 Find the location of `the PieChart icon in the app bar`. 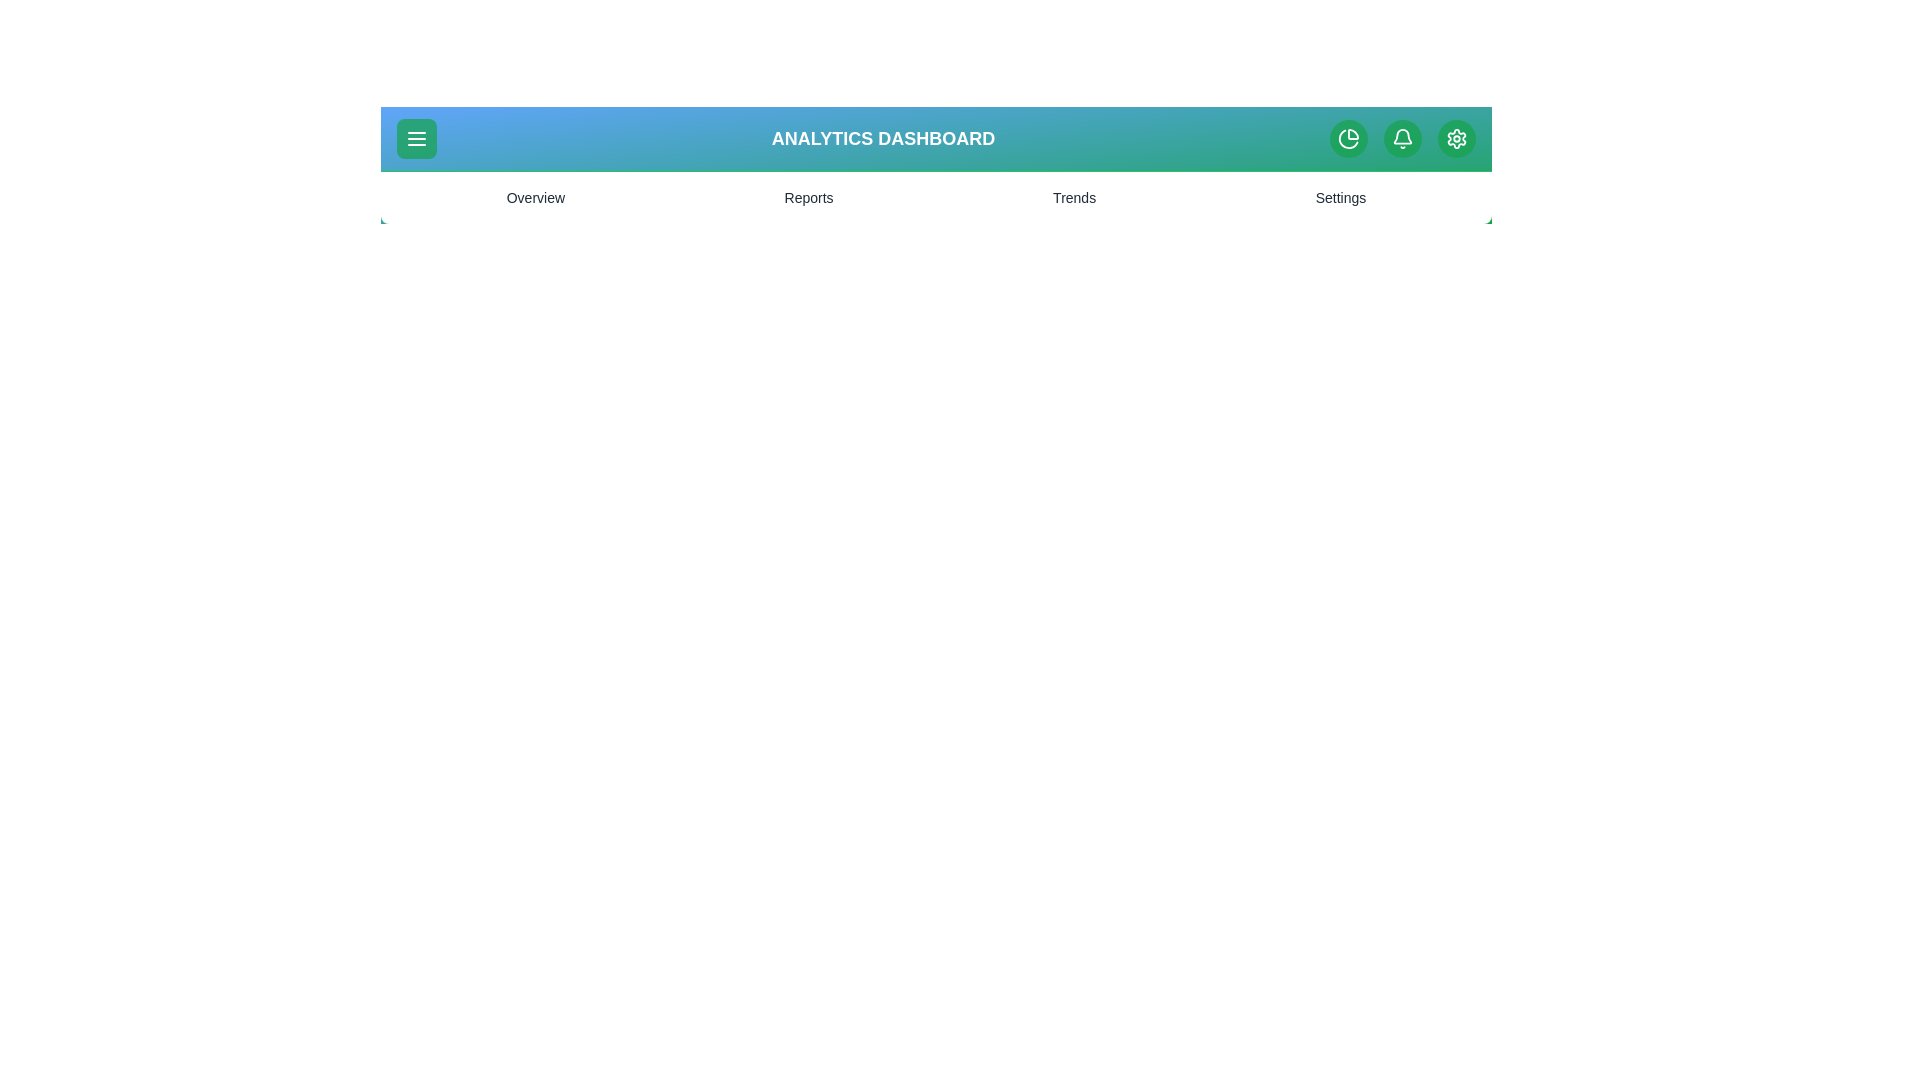

the PieChart icon in the app bar is located at coordinates (1348, 137).